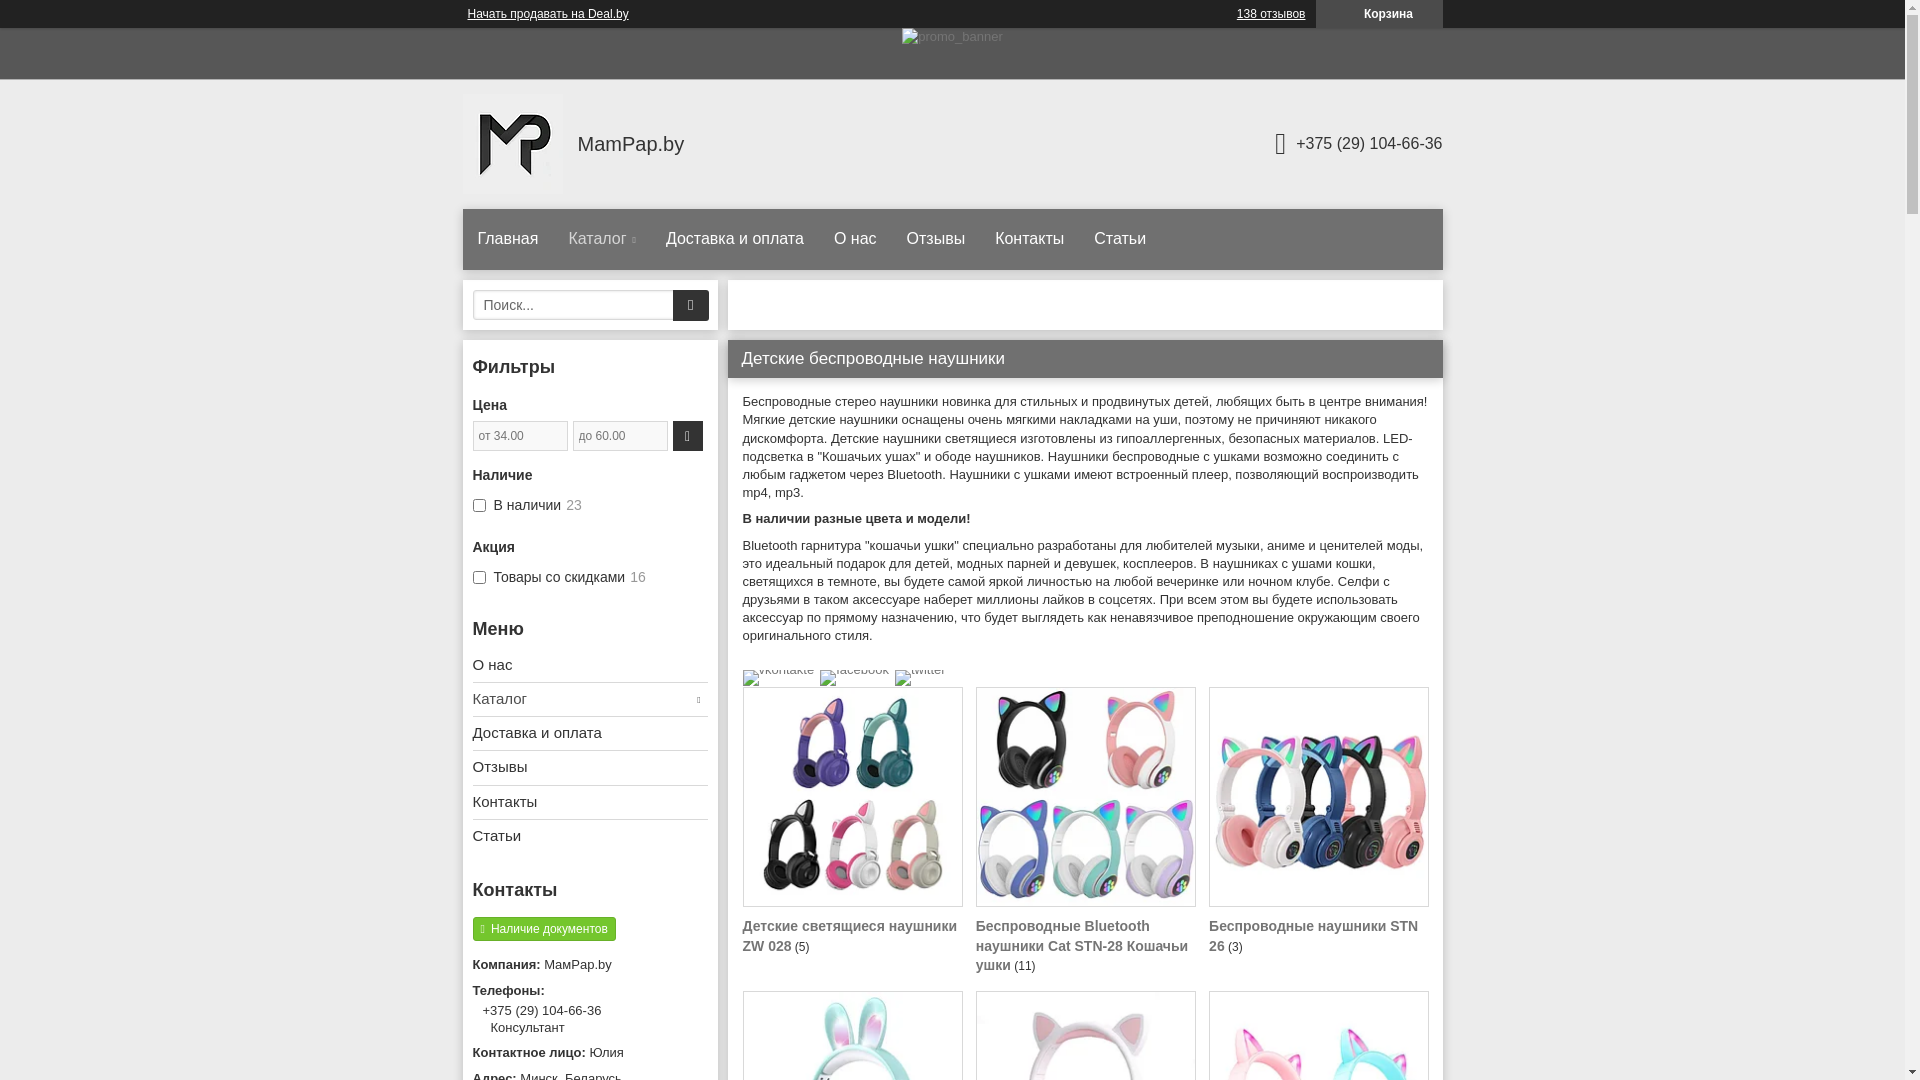 The image size is (1920, 1080). What do you see at coordinates (919, 669) in the screenshot?
I see `'twitter'` at bounding box center [919, 669].